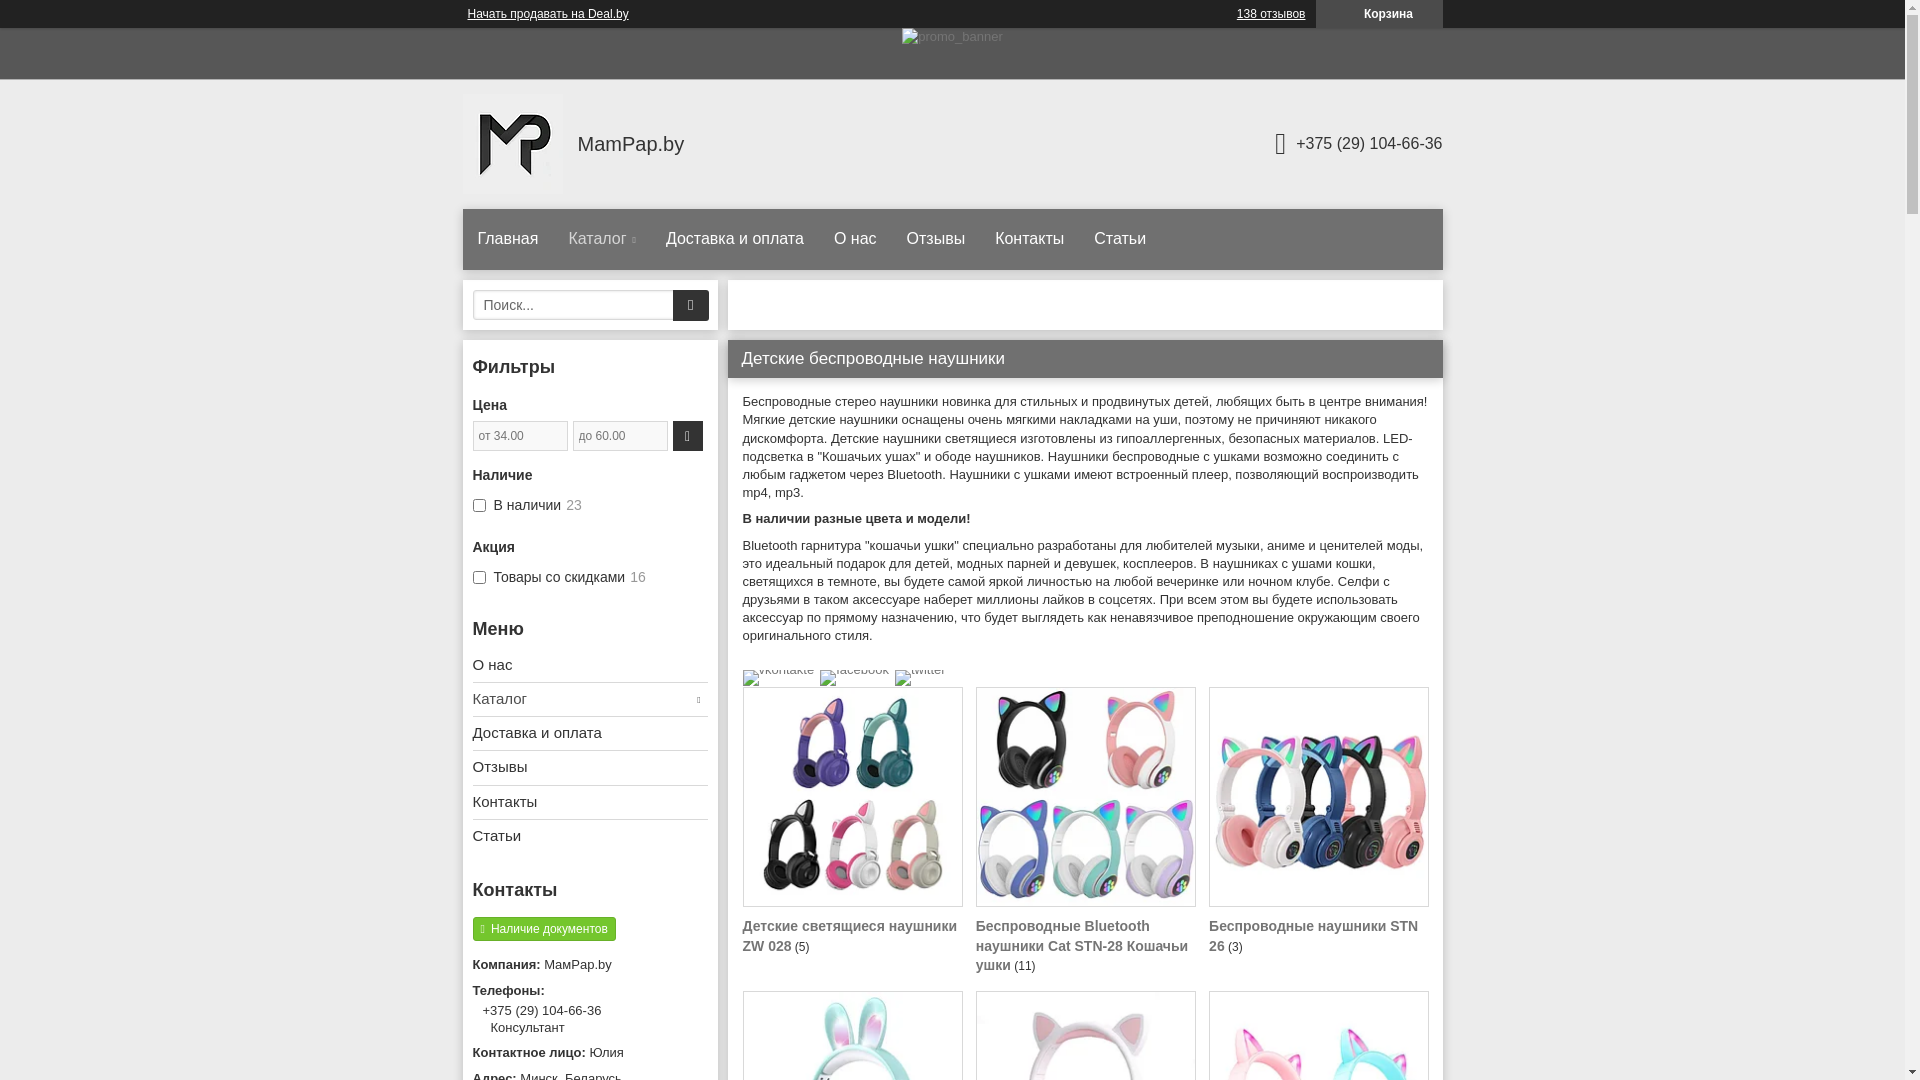 The image size is (1920, 1080). What do you see at coordinates (919, 669) in the screenshot?
I see `'twitter'` at bounding box center [919, 669].